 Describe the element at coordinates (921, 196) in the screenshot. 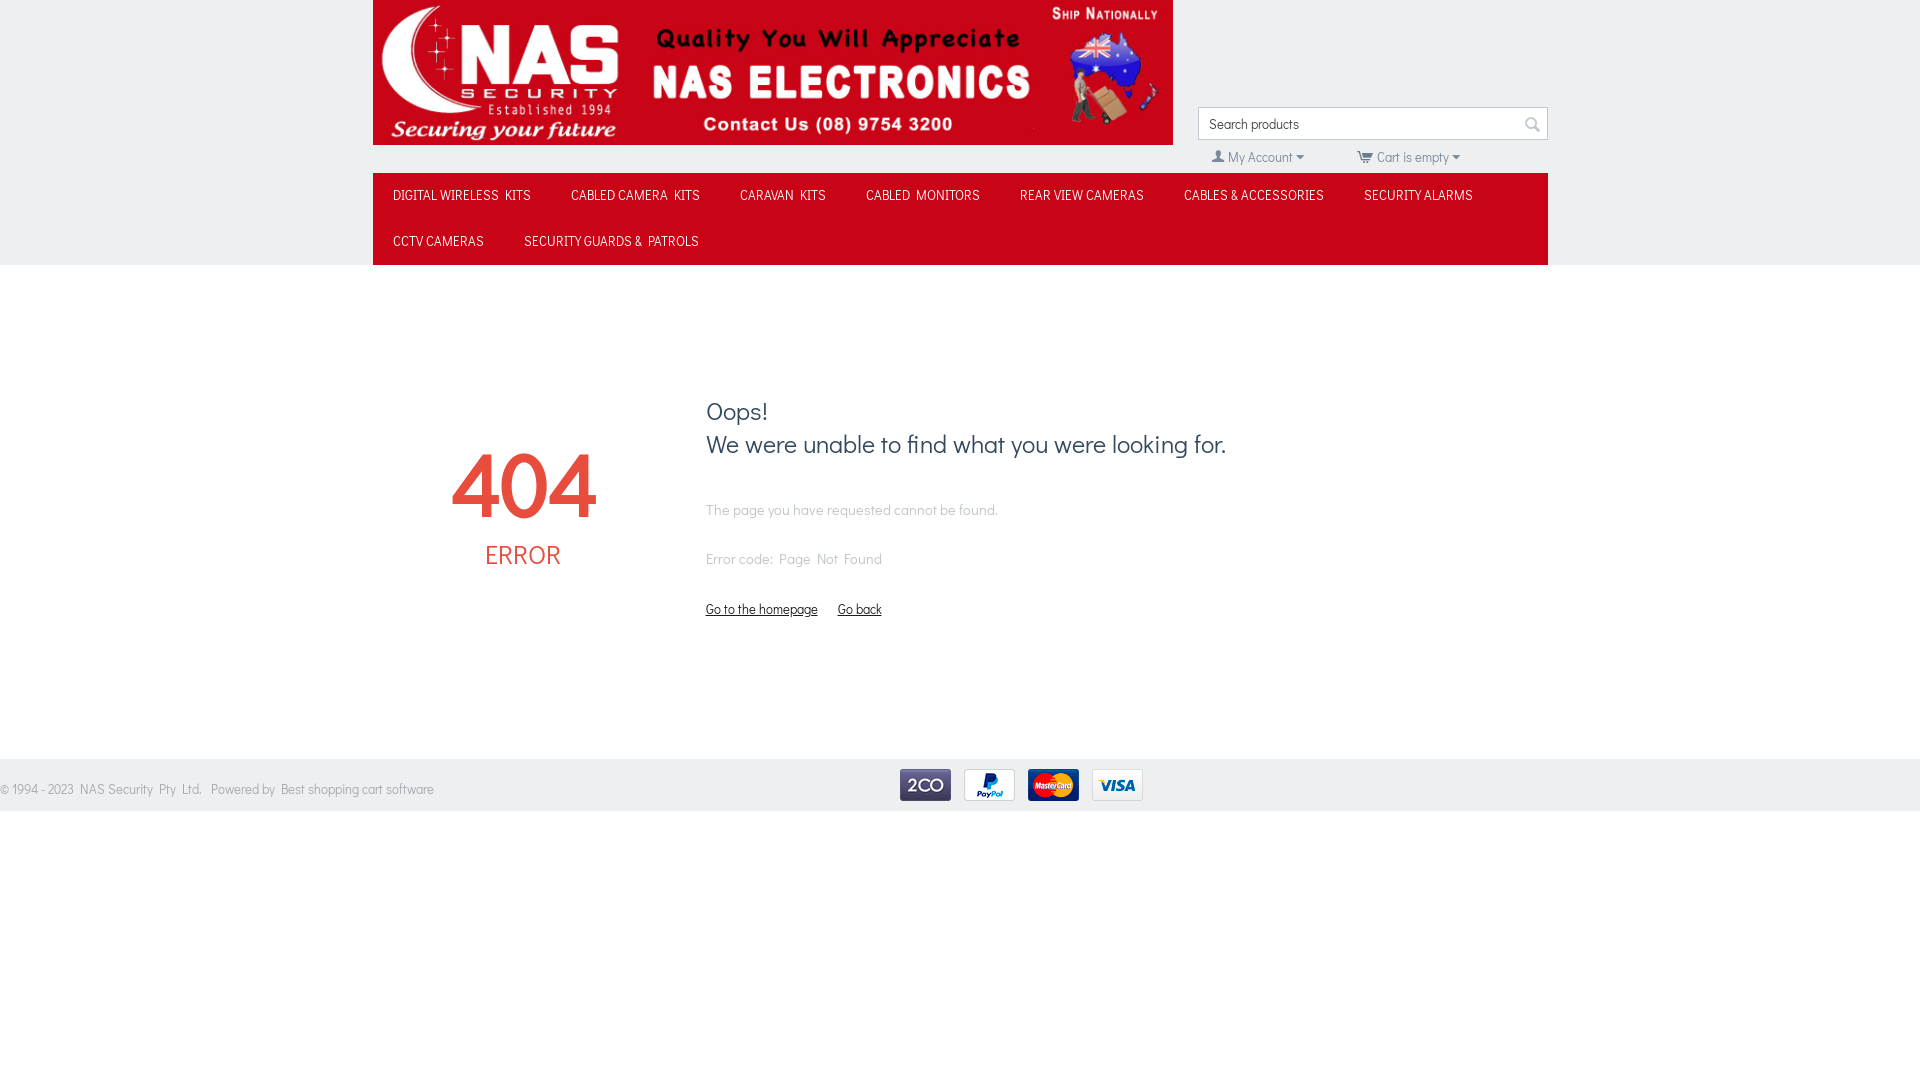

I see `'CABLED MONITORS'` at that location.